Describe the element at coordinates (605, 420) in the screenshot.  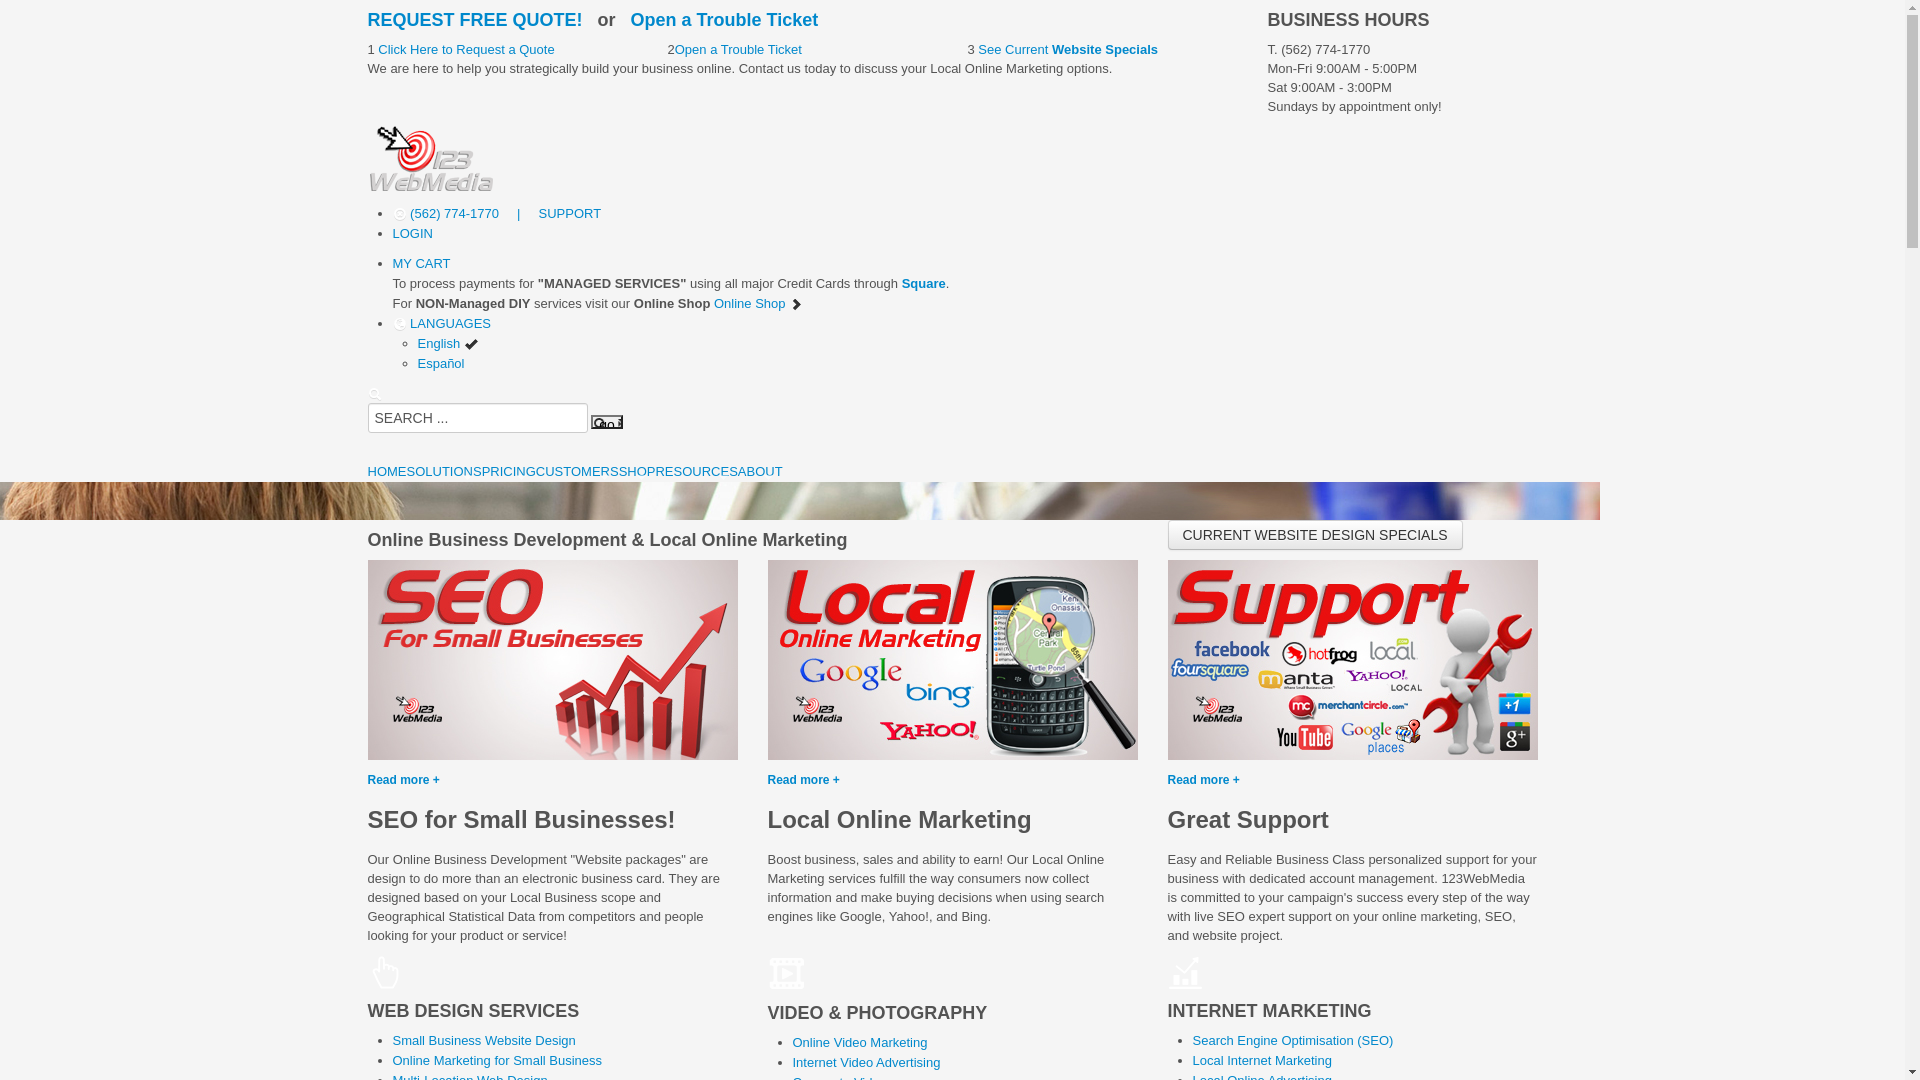
I see `'go'` at that location.